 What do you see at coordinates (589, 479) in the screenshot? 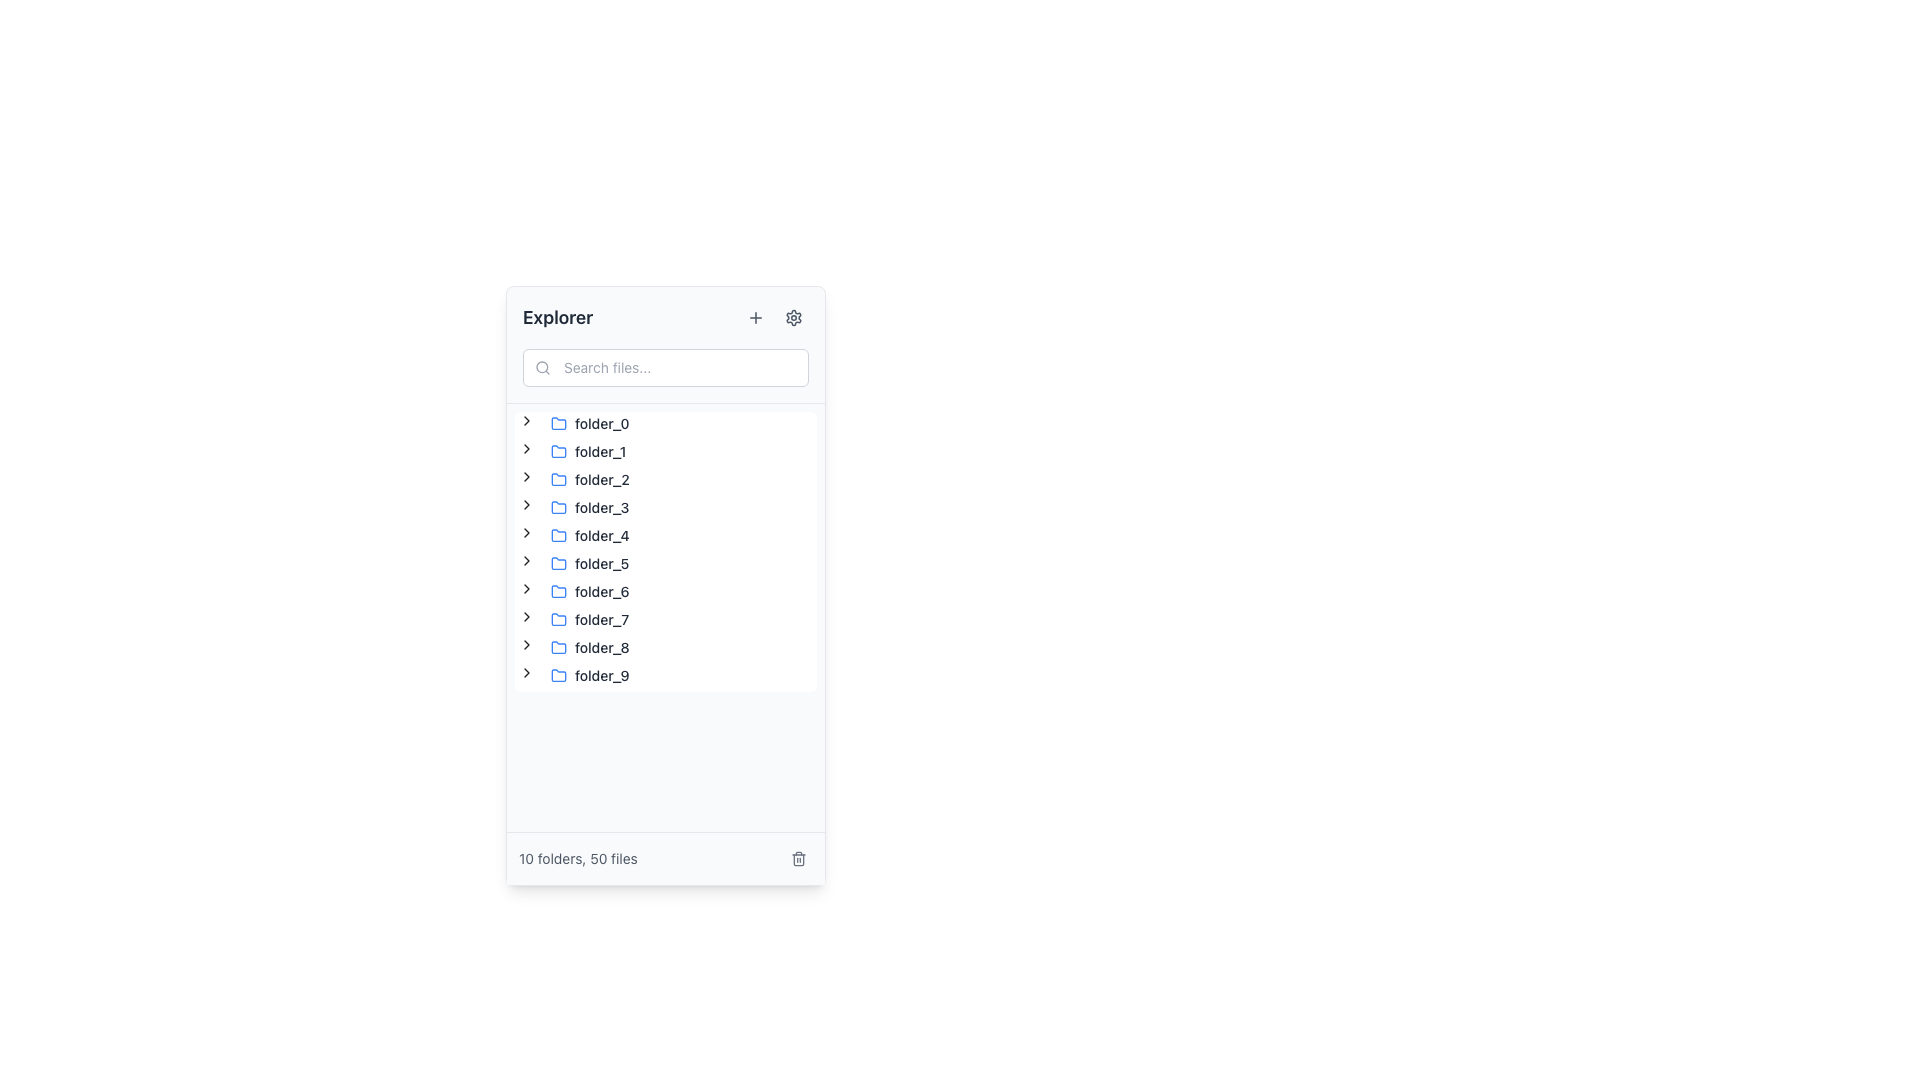
I see `the folder named 'folder_2' in the file explorer` at bounding box center [589, 479].